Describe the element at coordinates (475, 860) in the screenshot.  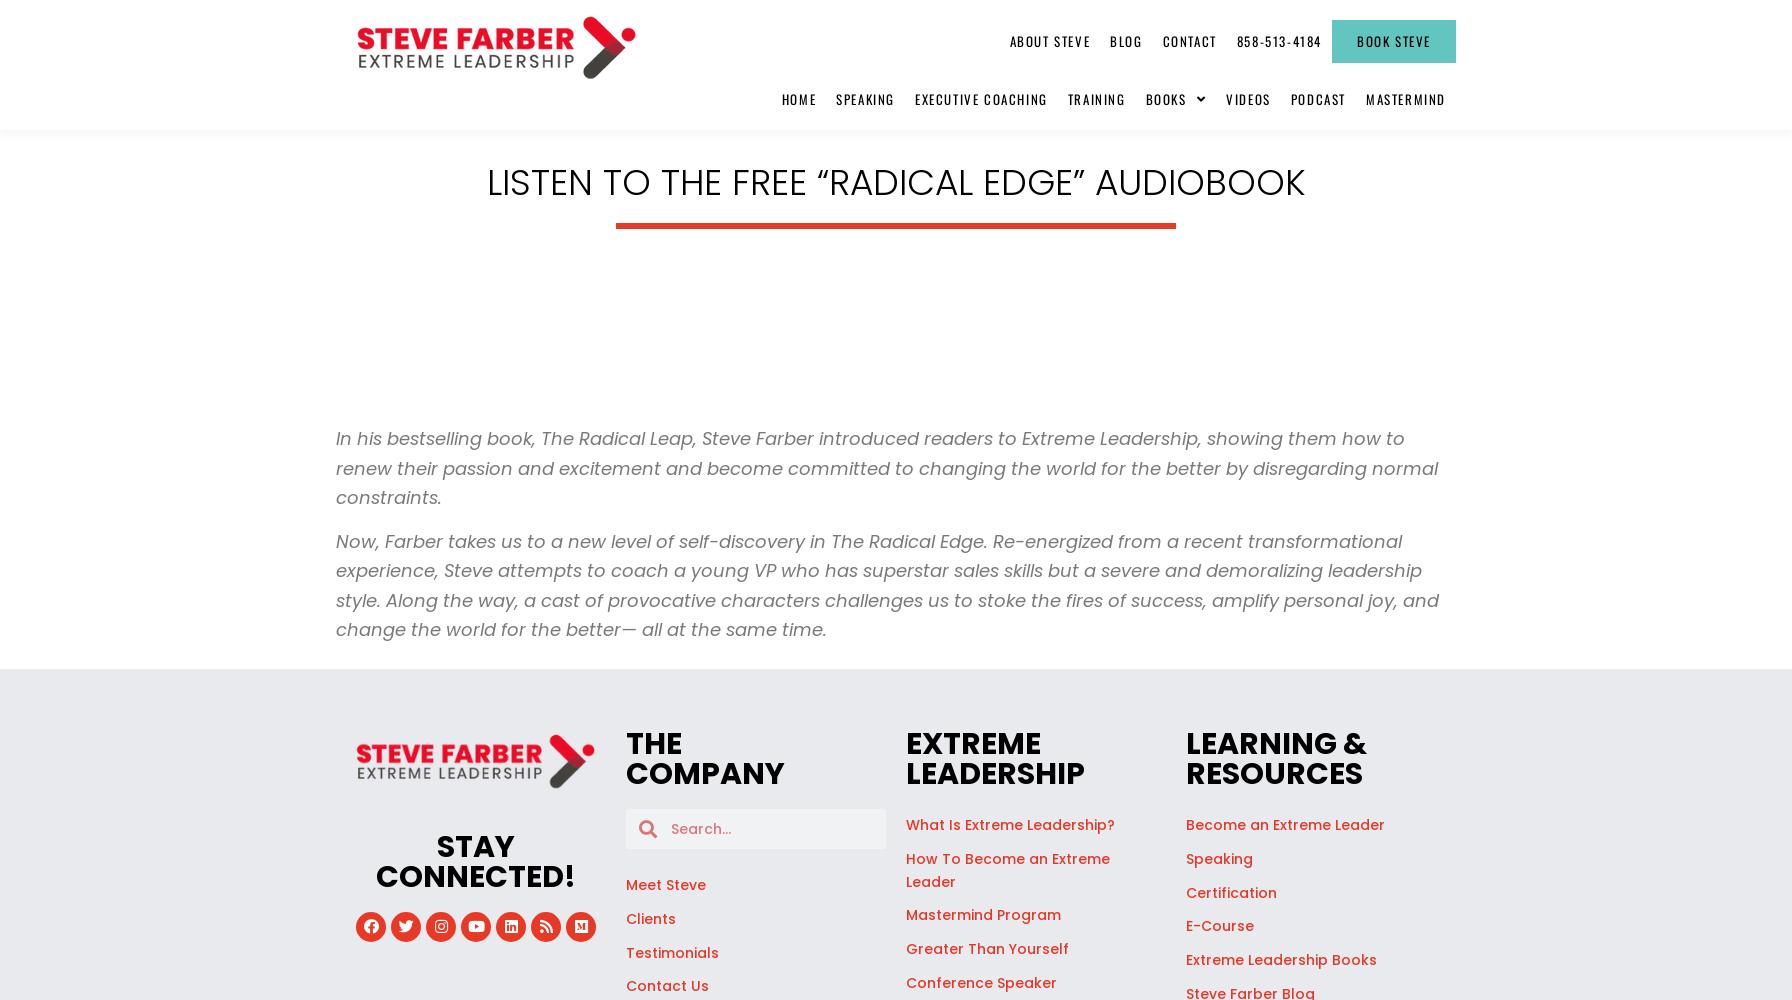
I see `'STAY CONNECTED!'` at that location.